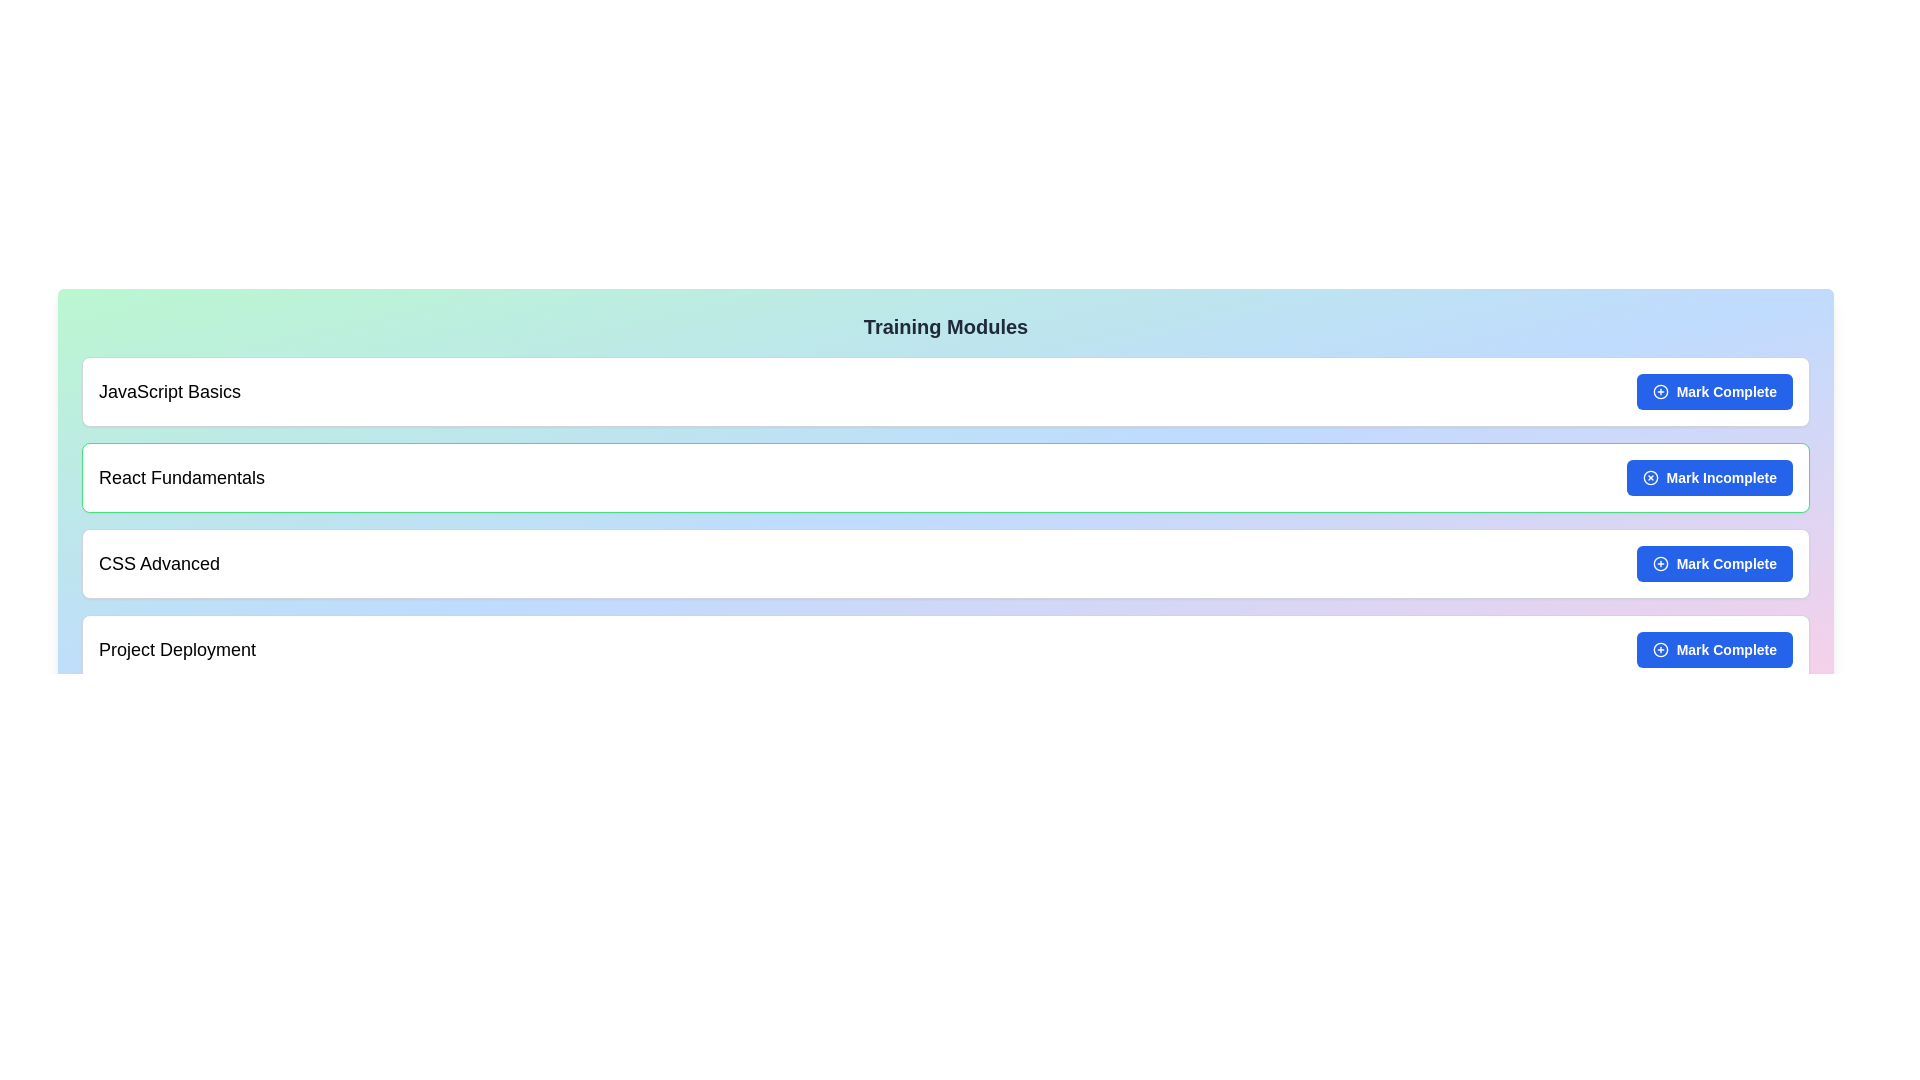 The height and width of the screenshot is (1080, 1920). I want to click on the button that updates the status of the 'React Fundamentals' module, so click(1708, 478).